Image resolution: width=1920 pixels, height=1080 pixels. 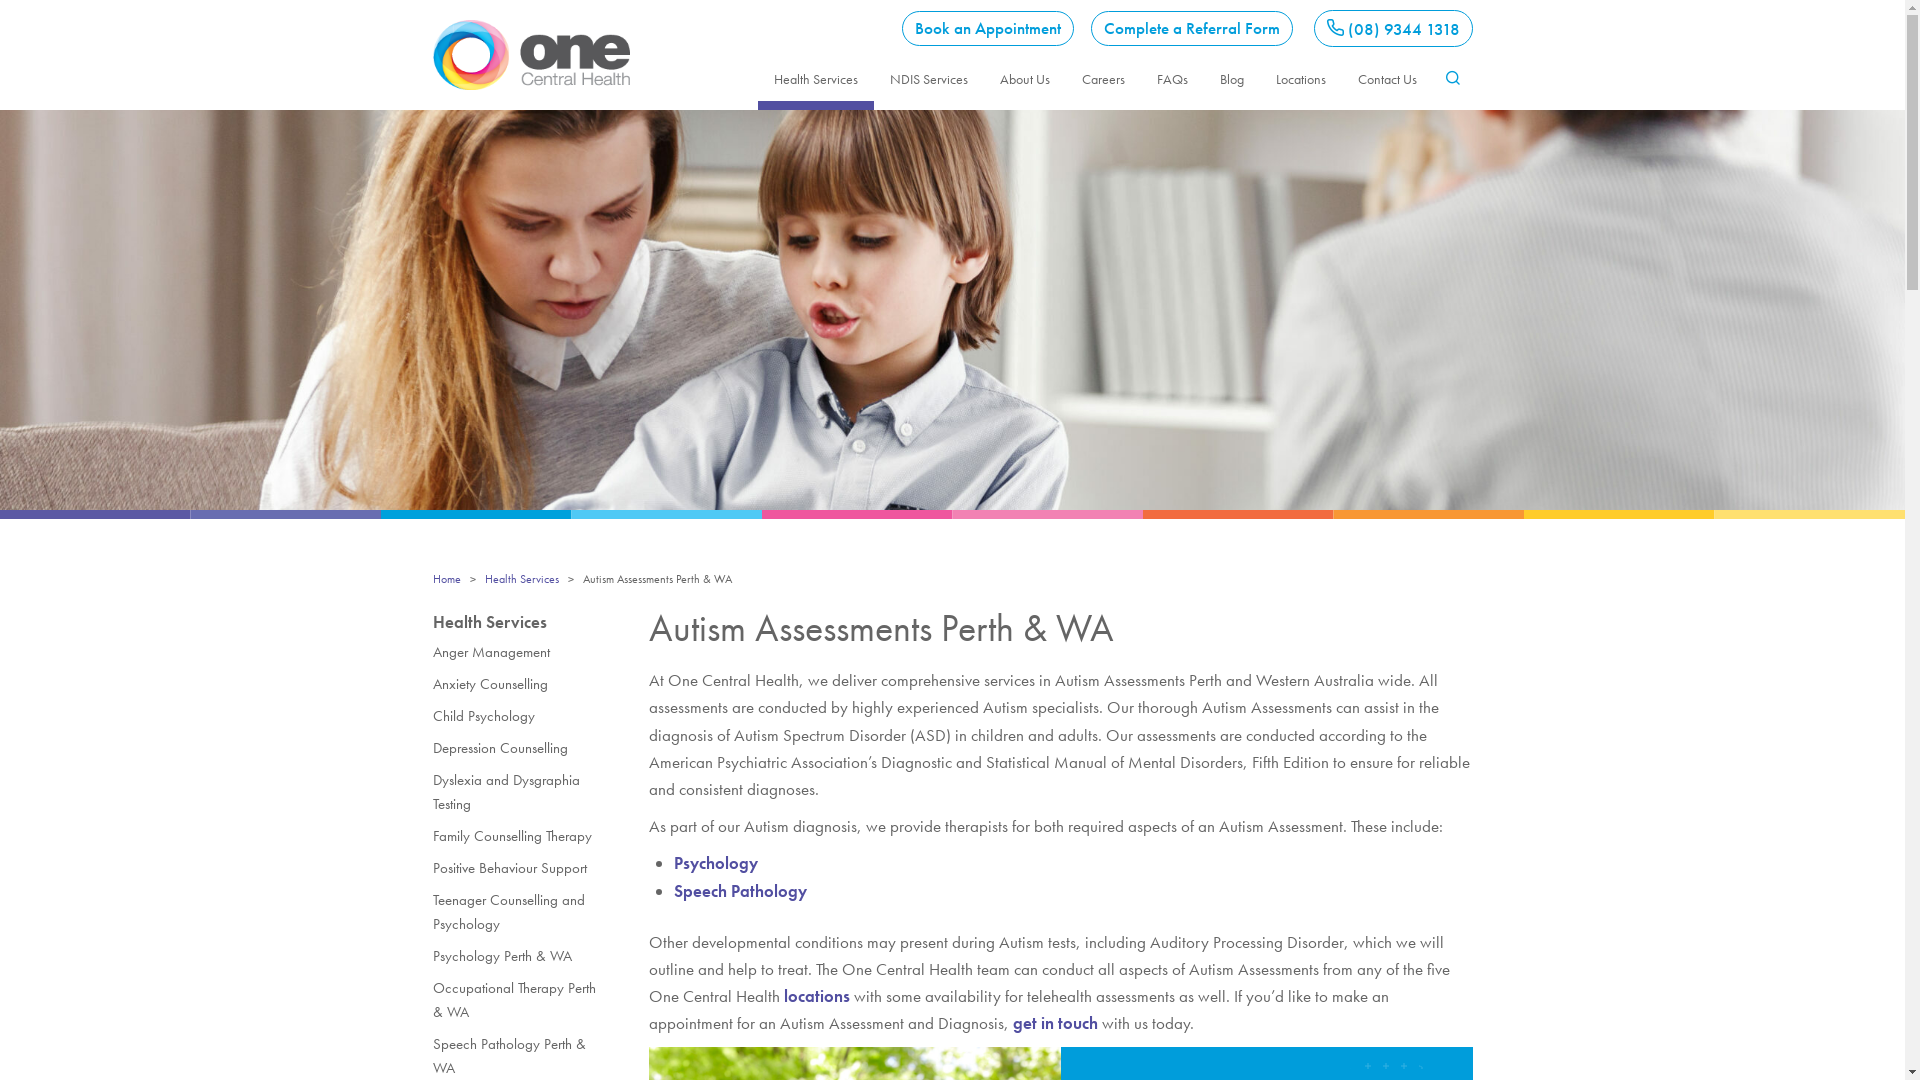 What do you see at coordinates (519, 911) in the screenshot?
I see `'Teenager Counselling and Psychology'` at bounding box center [519, 911].